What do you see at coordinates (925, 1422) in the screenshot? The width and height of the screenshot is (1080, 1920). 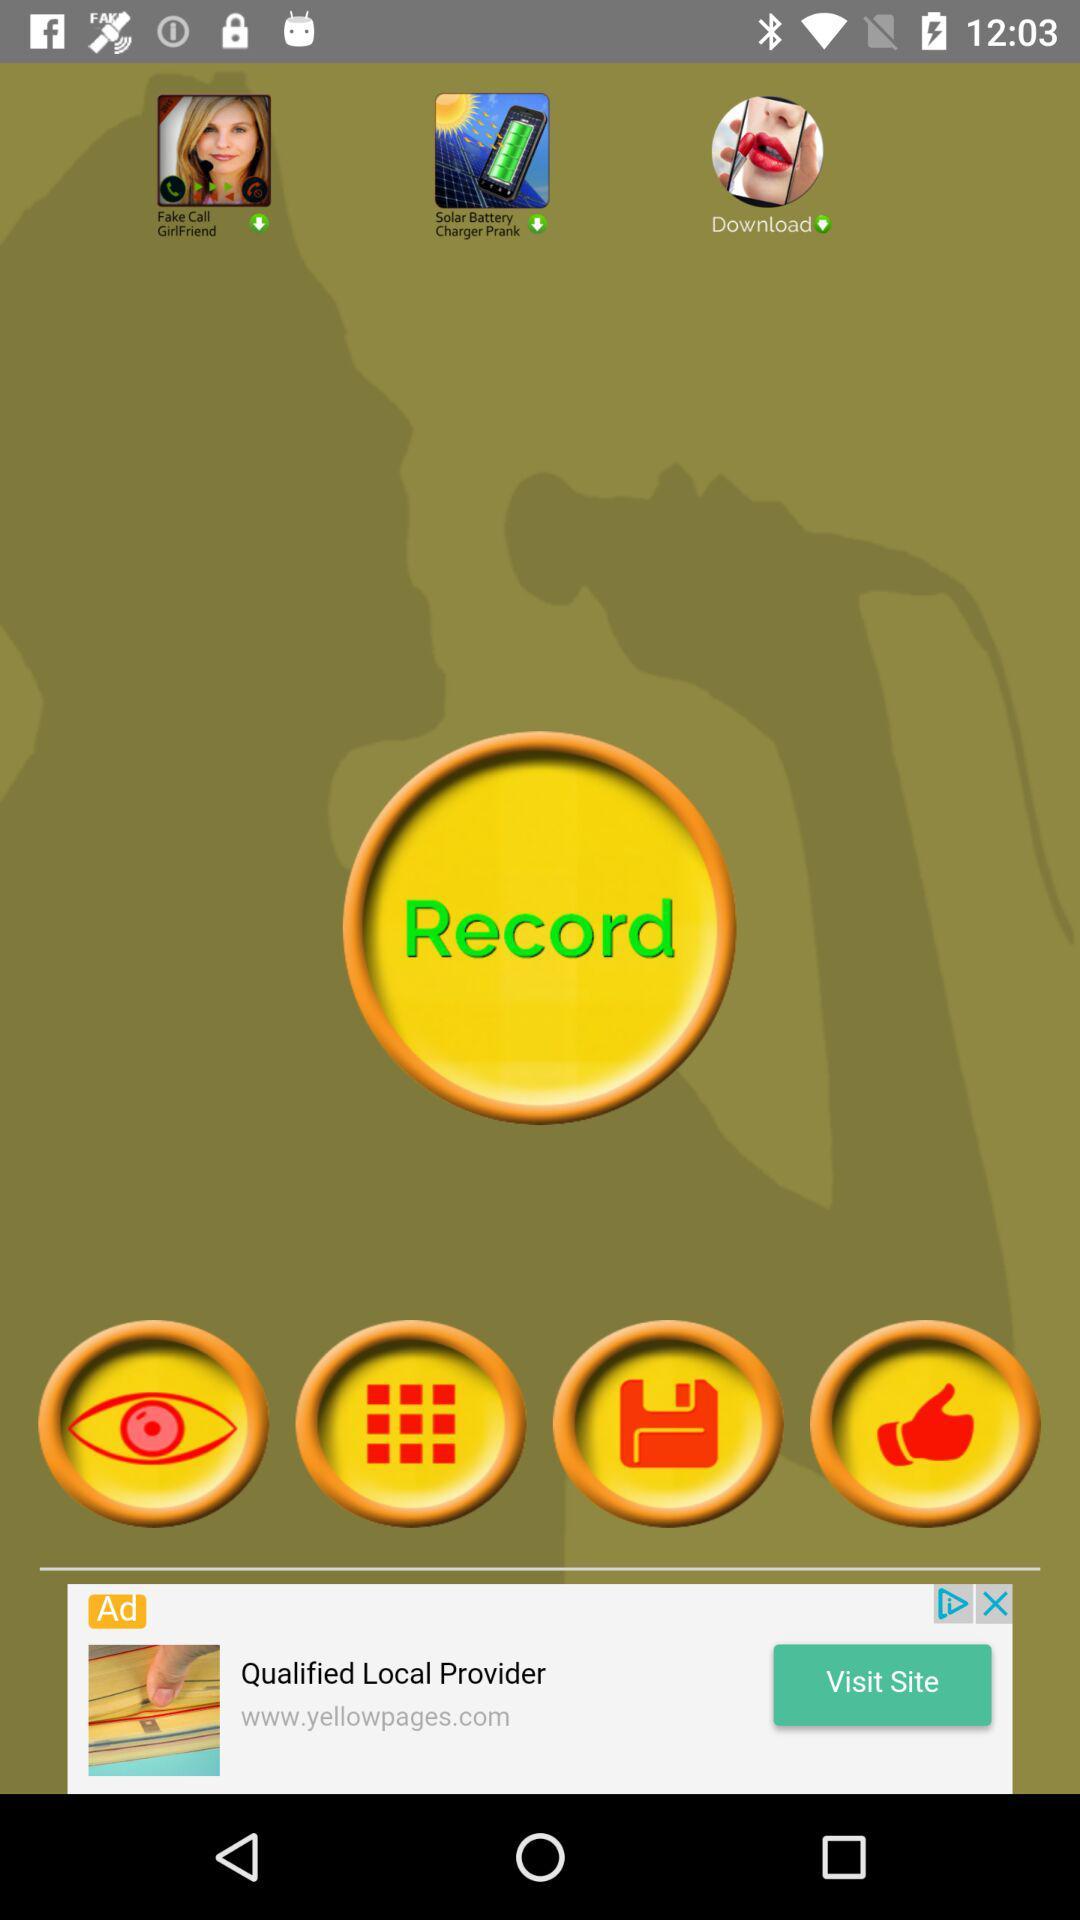 I see `like button` at bounding box center [925, 1422].